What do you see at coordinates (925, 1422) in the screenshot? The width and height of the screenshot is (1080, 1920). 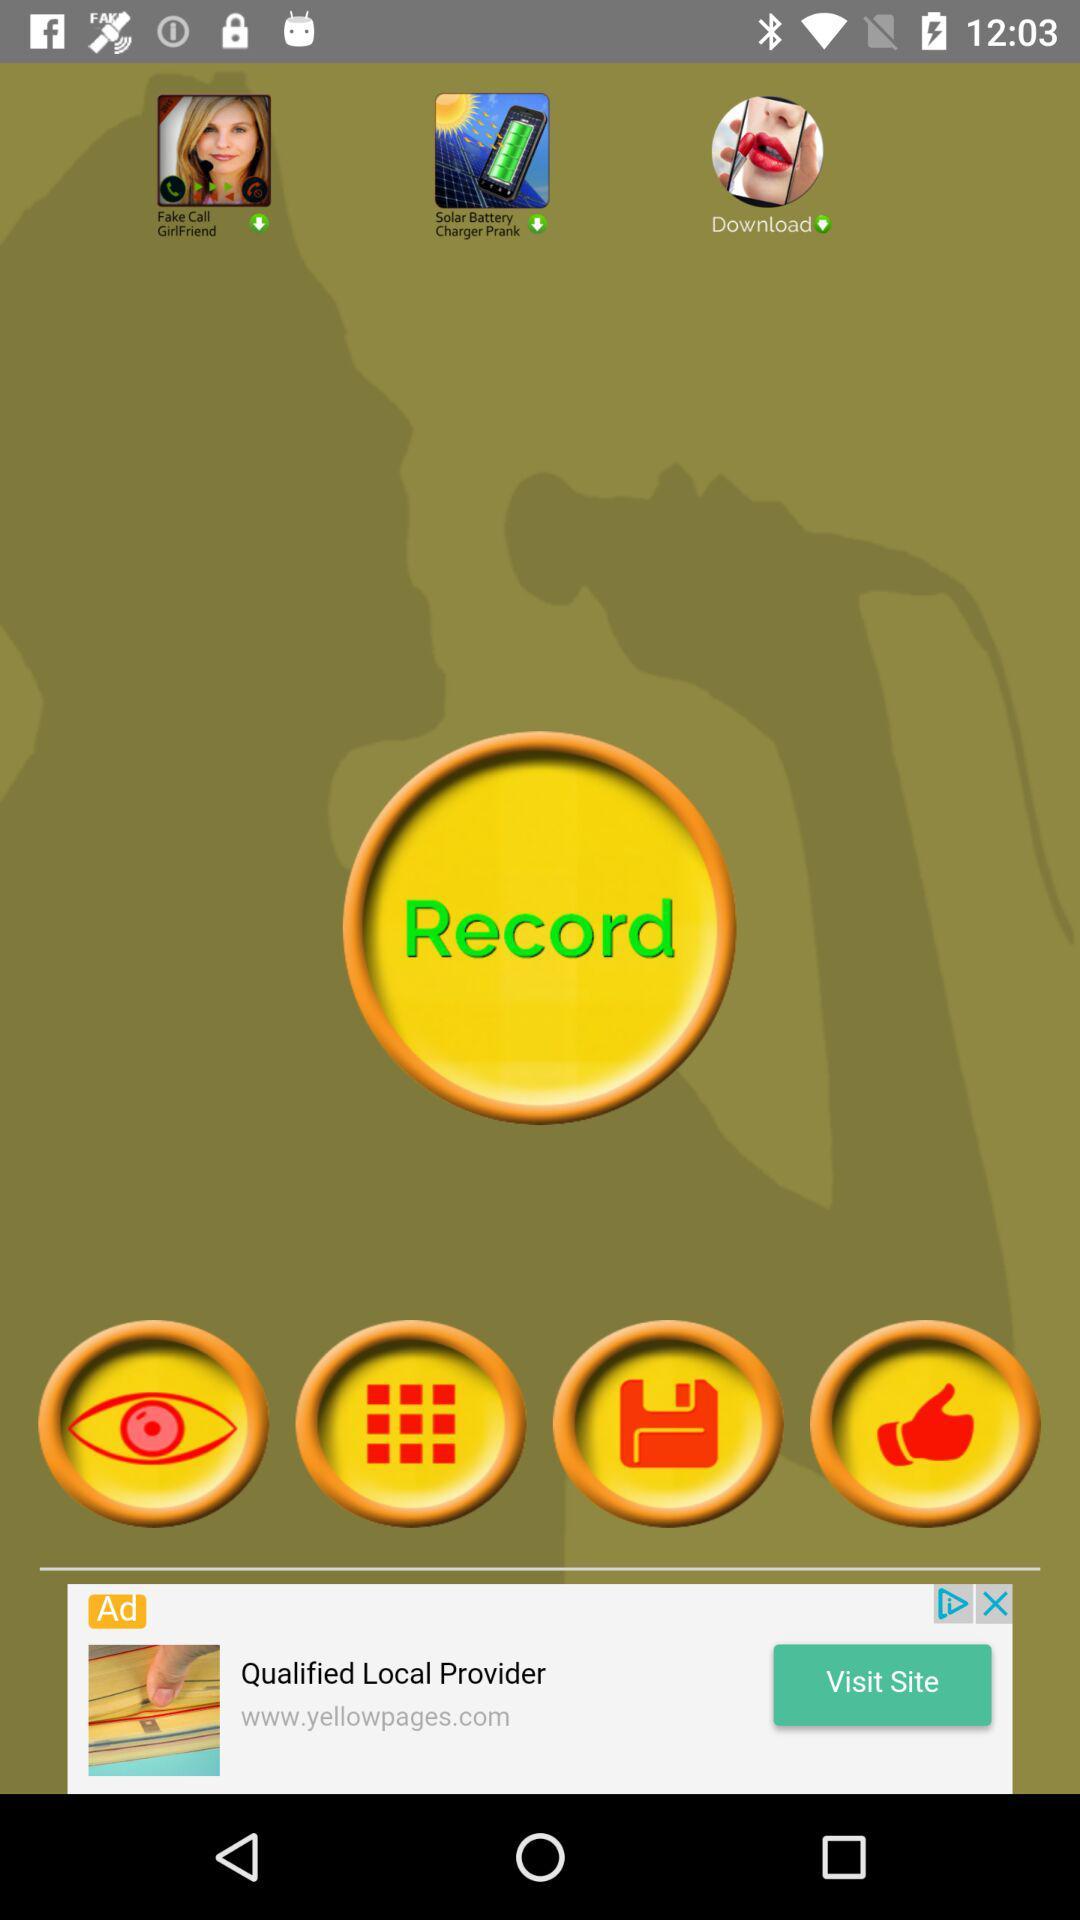 I see `like button` at bounding box center [925, 1422].